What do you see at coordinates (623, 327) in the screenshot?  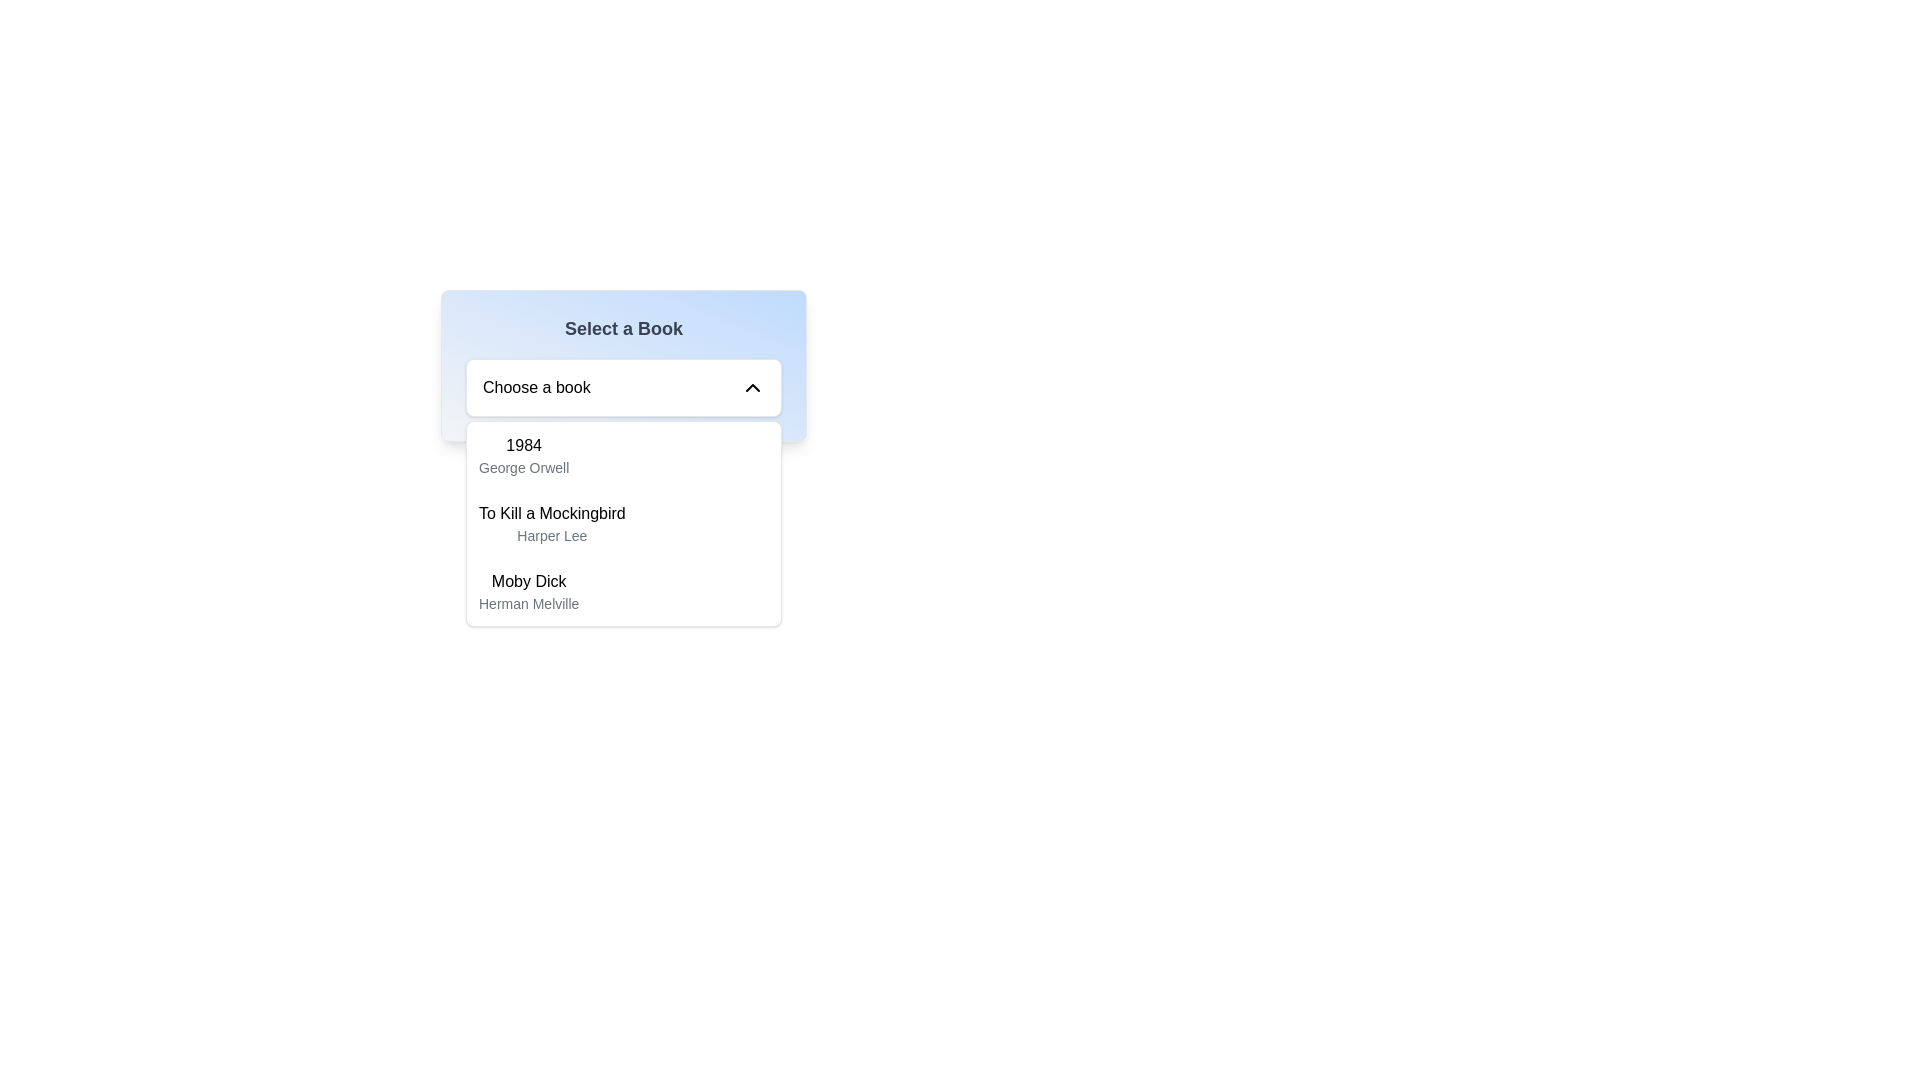 I see `the Text Label that serves as a title or heading for selecting a book from the options below` at bounding box center [623, 327].